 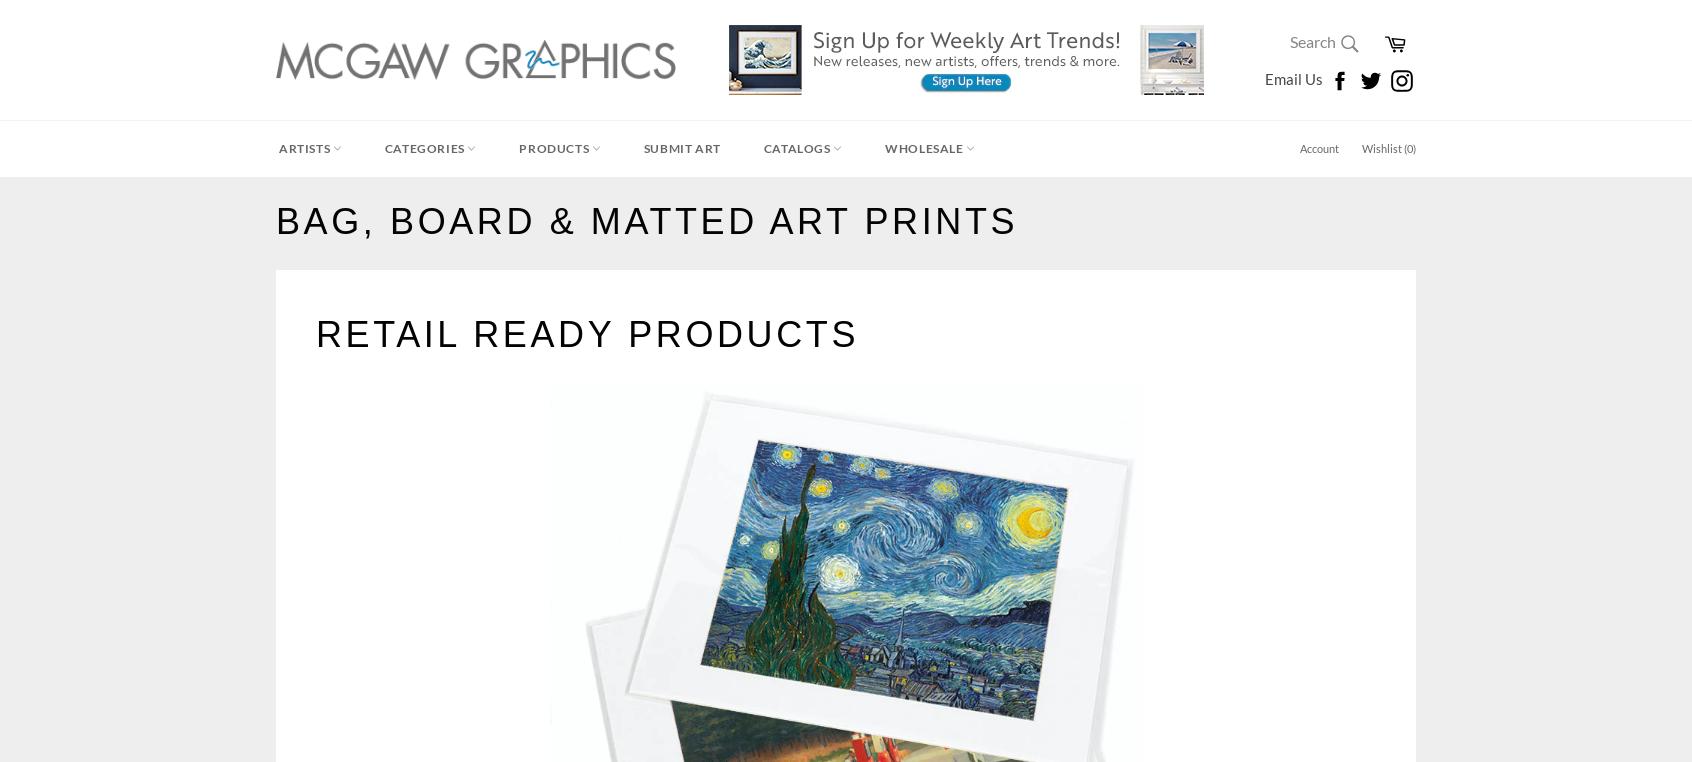 What do you see at coordinates (317, 264) in the screenshot?
I see `'Andy Warhol'` at bounding box center [317, 264].